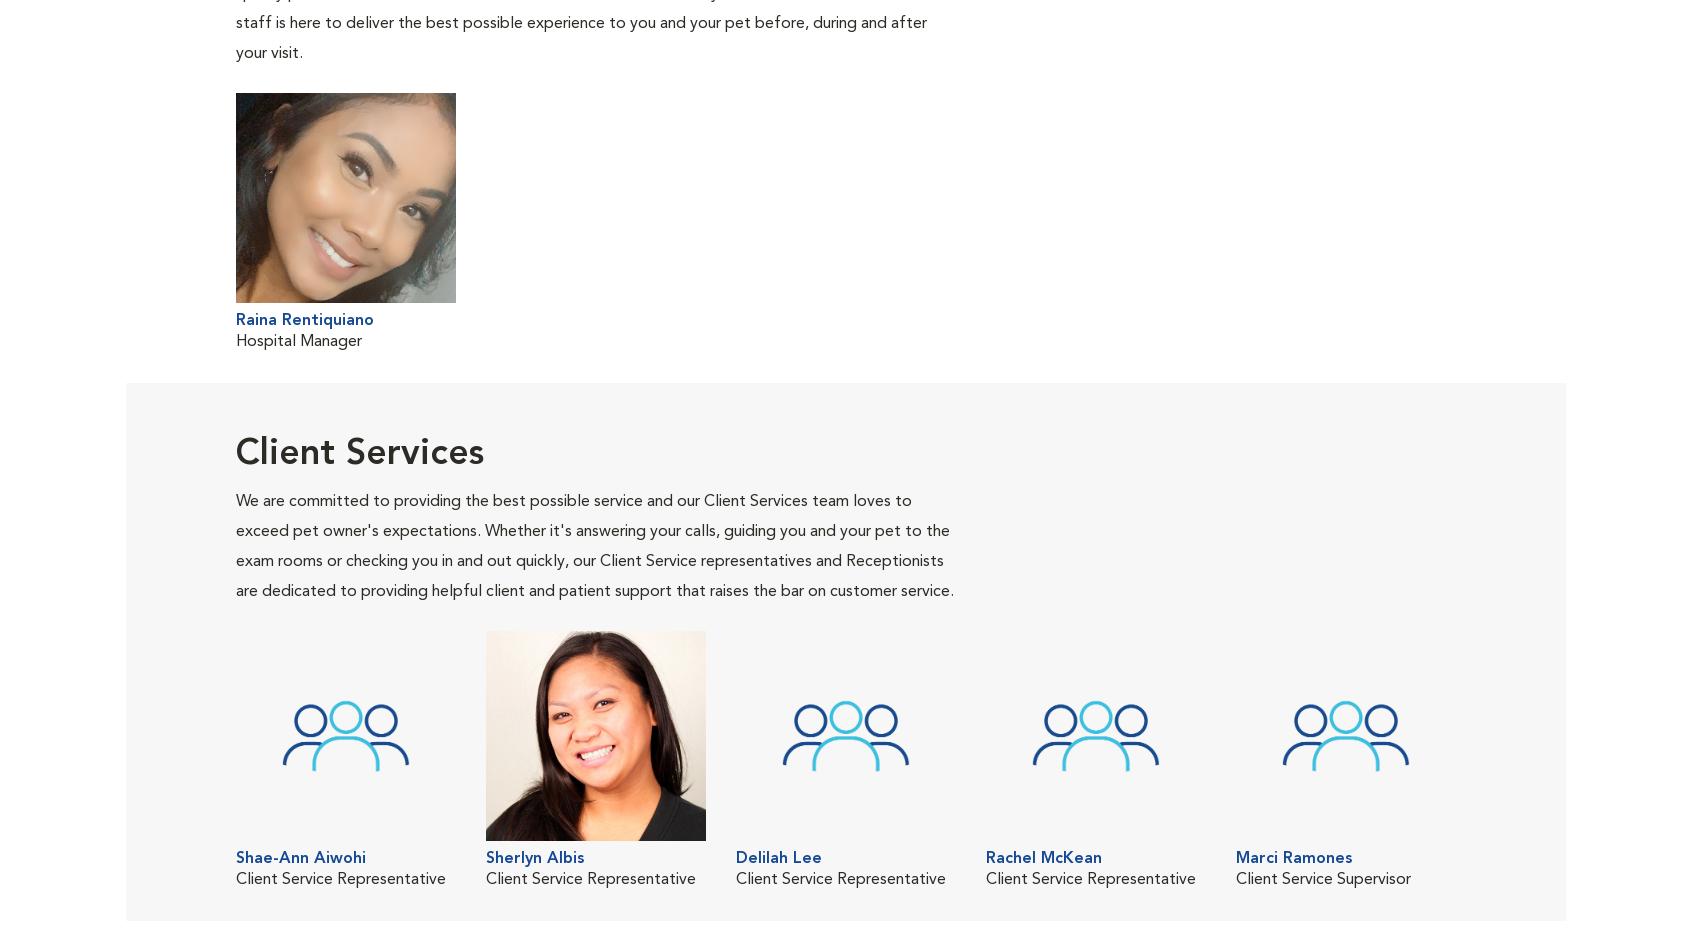 This screenshot has width=1692, height=943. Describe the element at coordinates (1293, 858) in the screenshot. I see `'Marci Ramones'` at that location.